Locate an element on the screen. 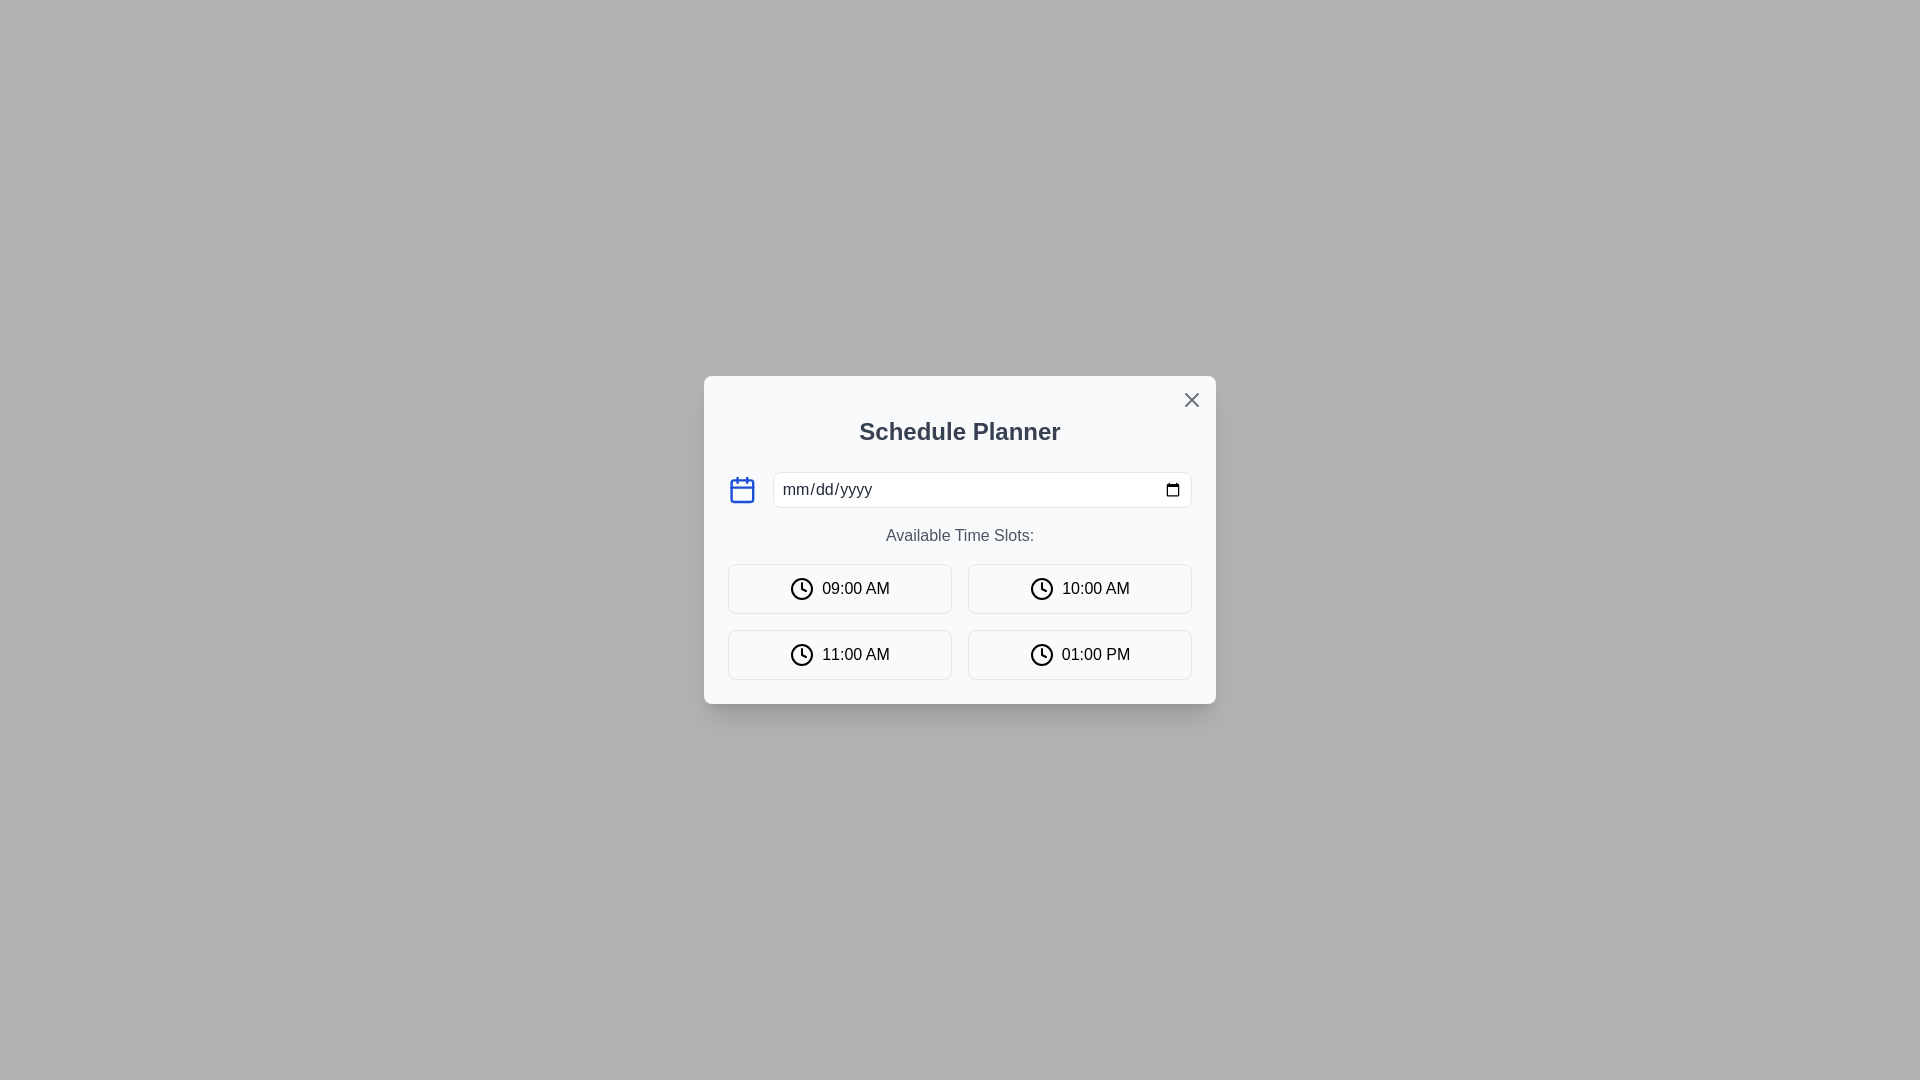 The image size is (1920, 1080). the time icon that is located to the left of the '10:00 AM' text label, which emphasizes the time aspect is located at coordinates (1041, 588).